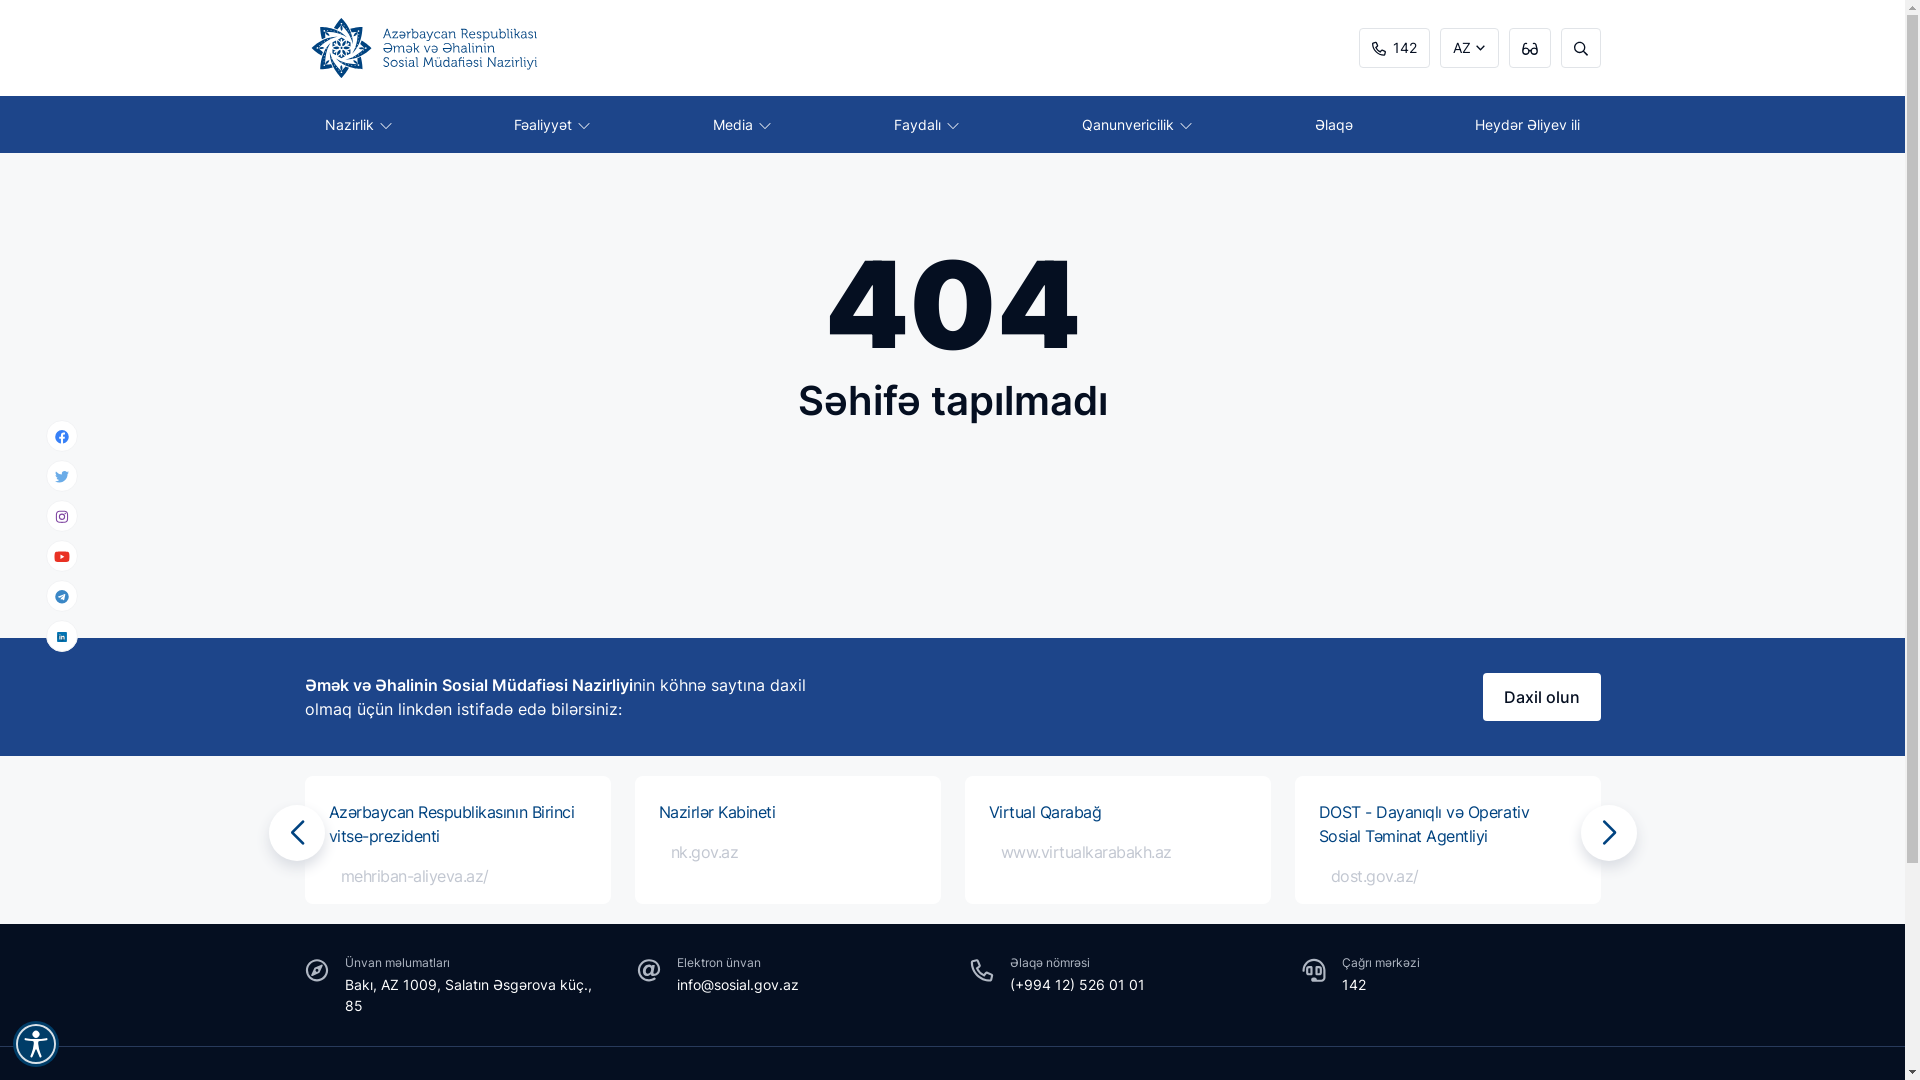 The width and height of the screenshot is (1920, 1080). I want to click on 'Daxil olun', so click(1482, 696).